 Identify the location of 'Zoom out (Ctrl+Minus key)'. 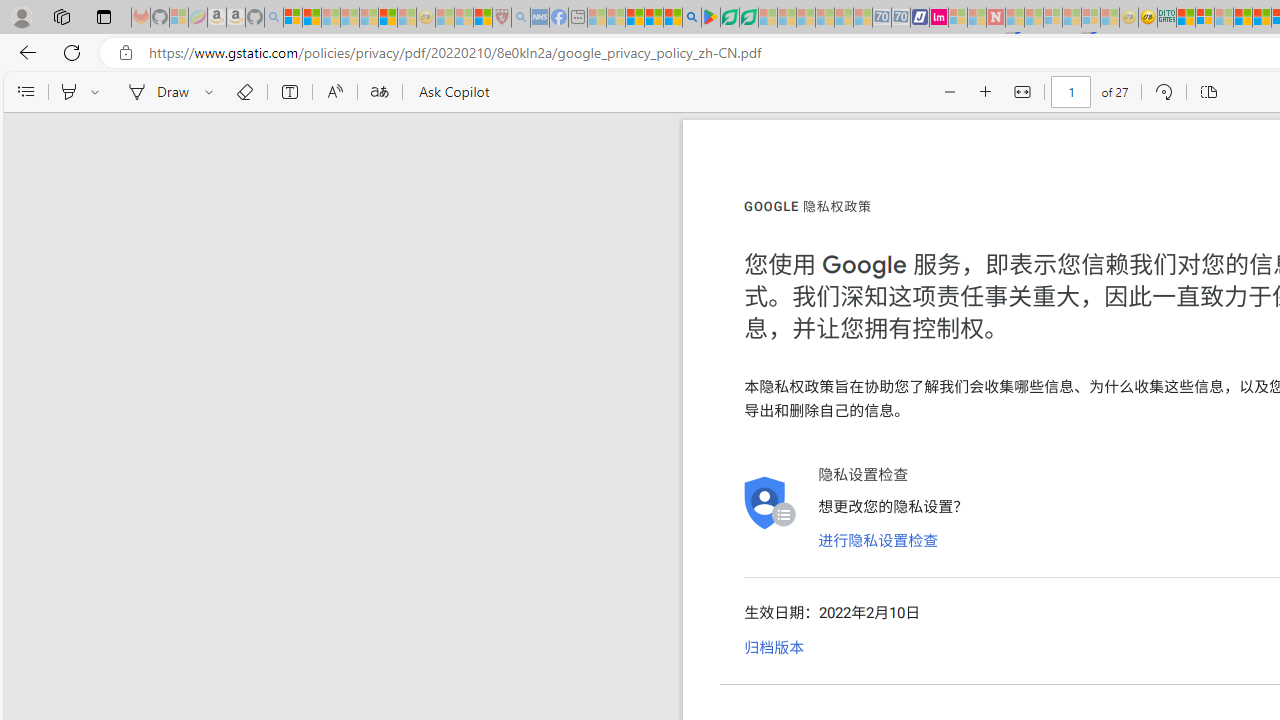
(949, 92).